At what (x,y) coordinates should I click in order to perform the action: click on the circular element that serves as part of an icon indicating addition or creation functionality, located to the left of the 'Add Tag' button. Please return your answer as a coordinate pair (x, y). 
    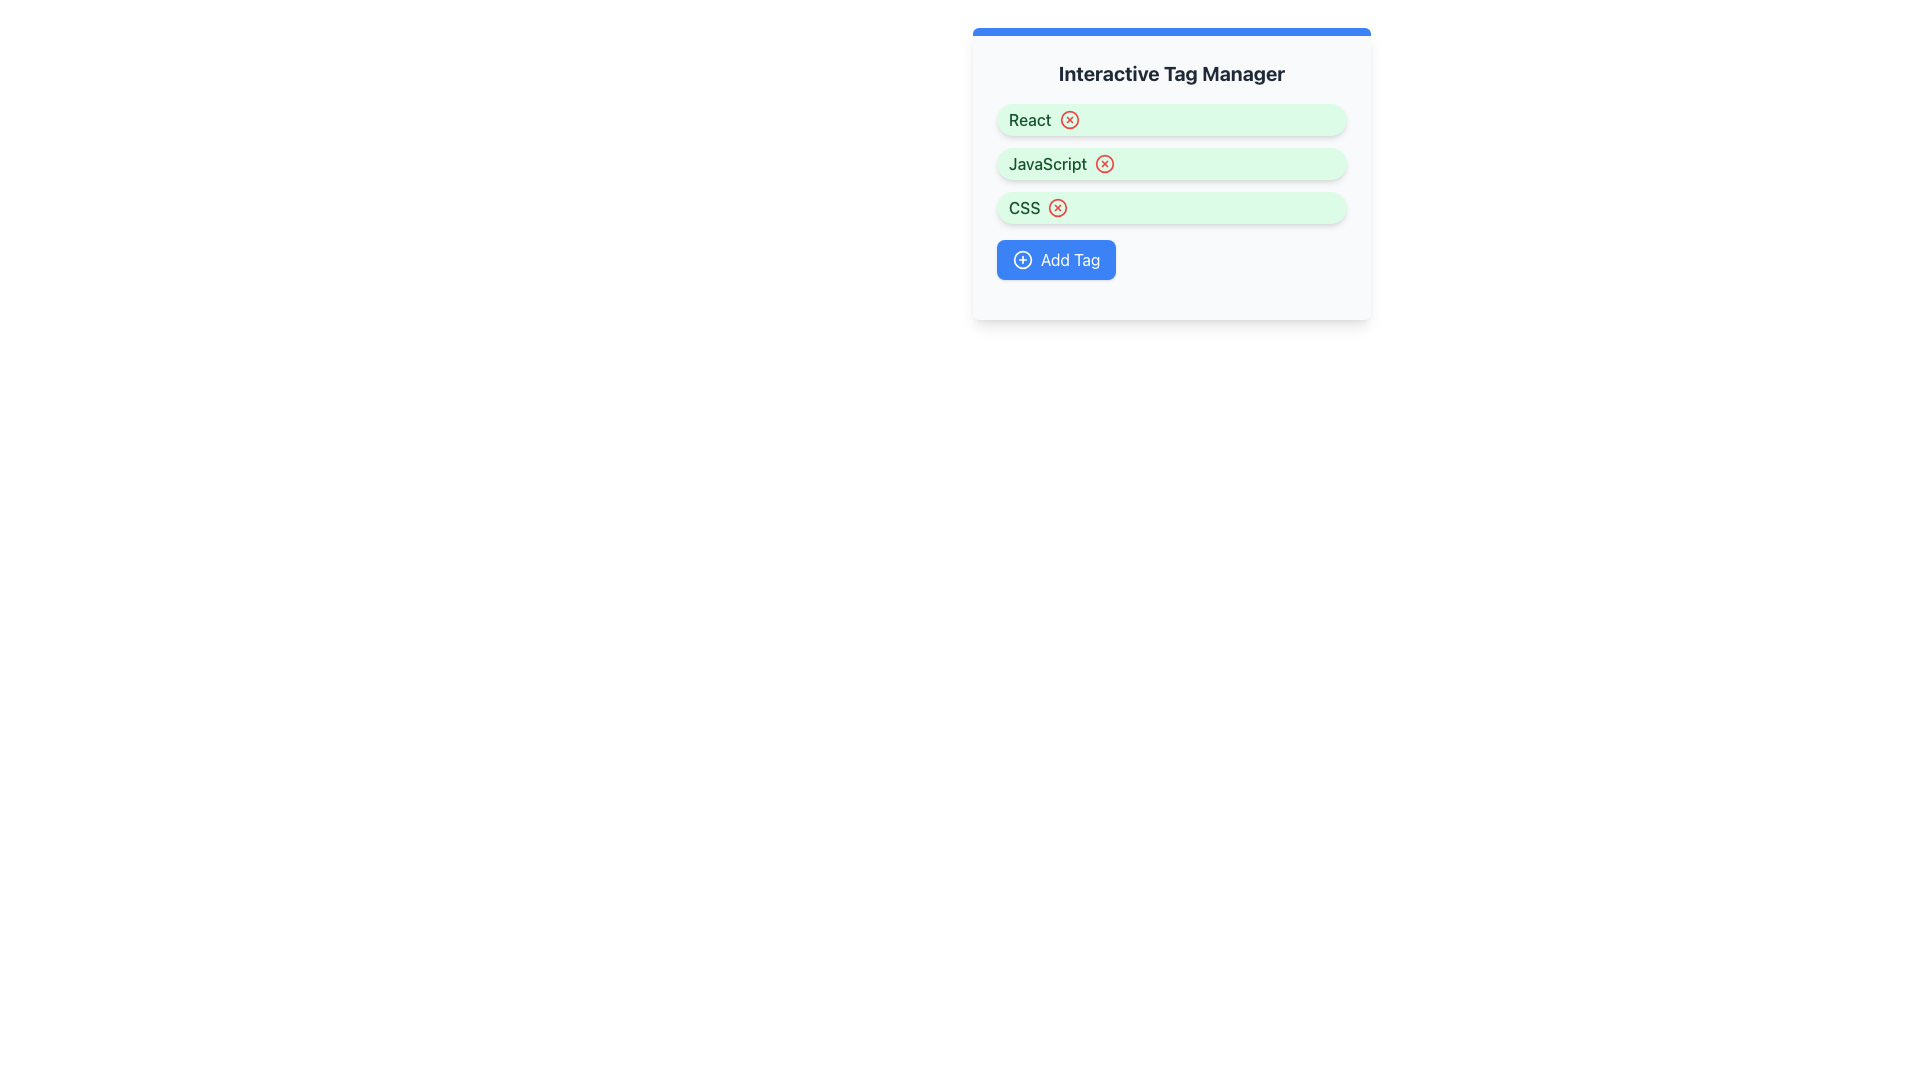
    Looking at the image, I should click on (1022, 258).